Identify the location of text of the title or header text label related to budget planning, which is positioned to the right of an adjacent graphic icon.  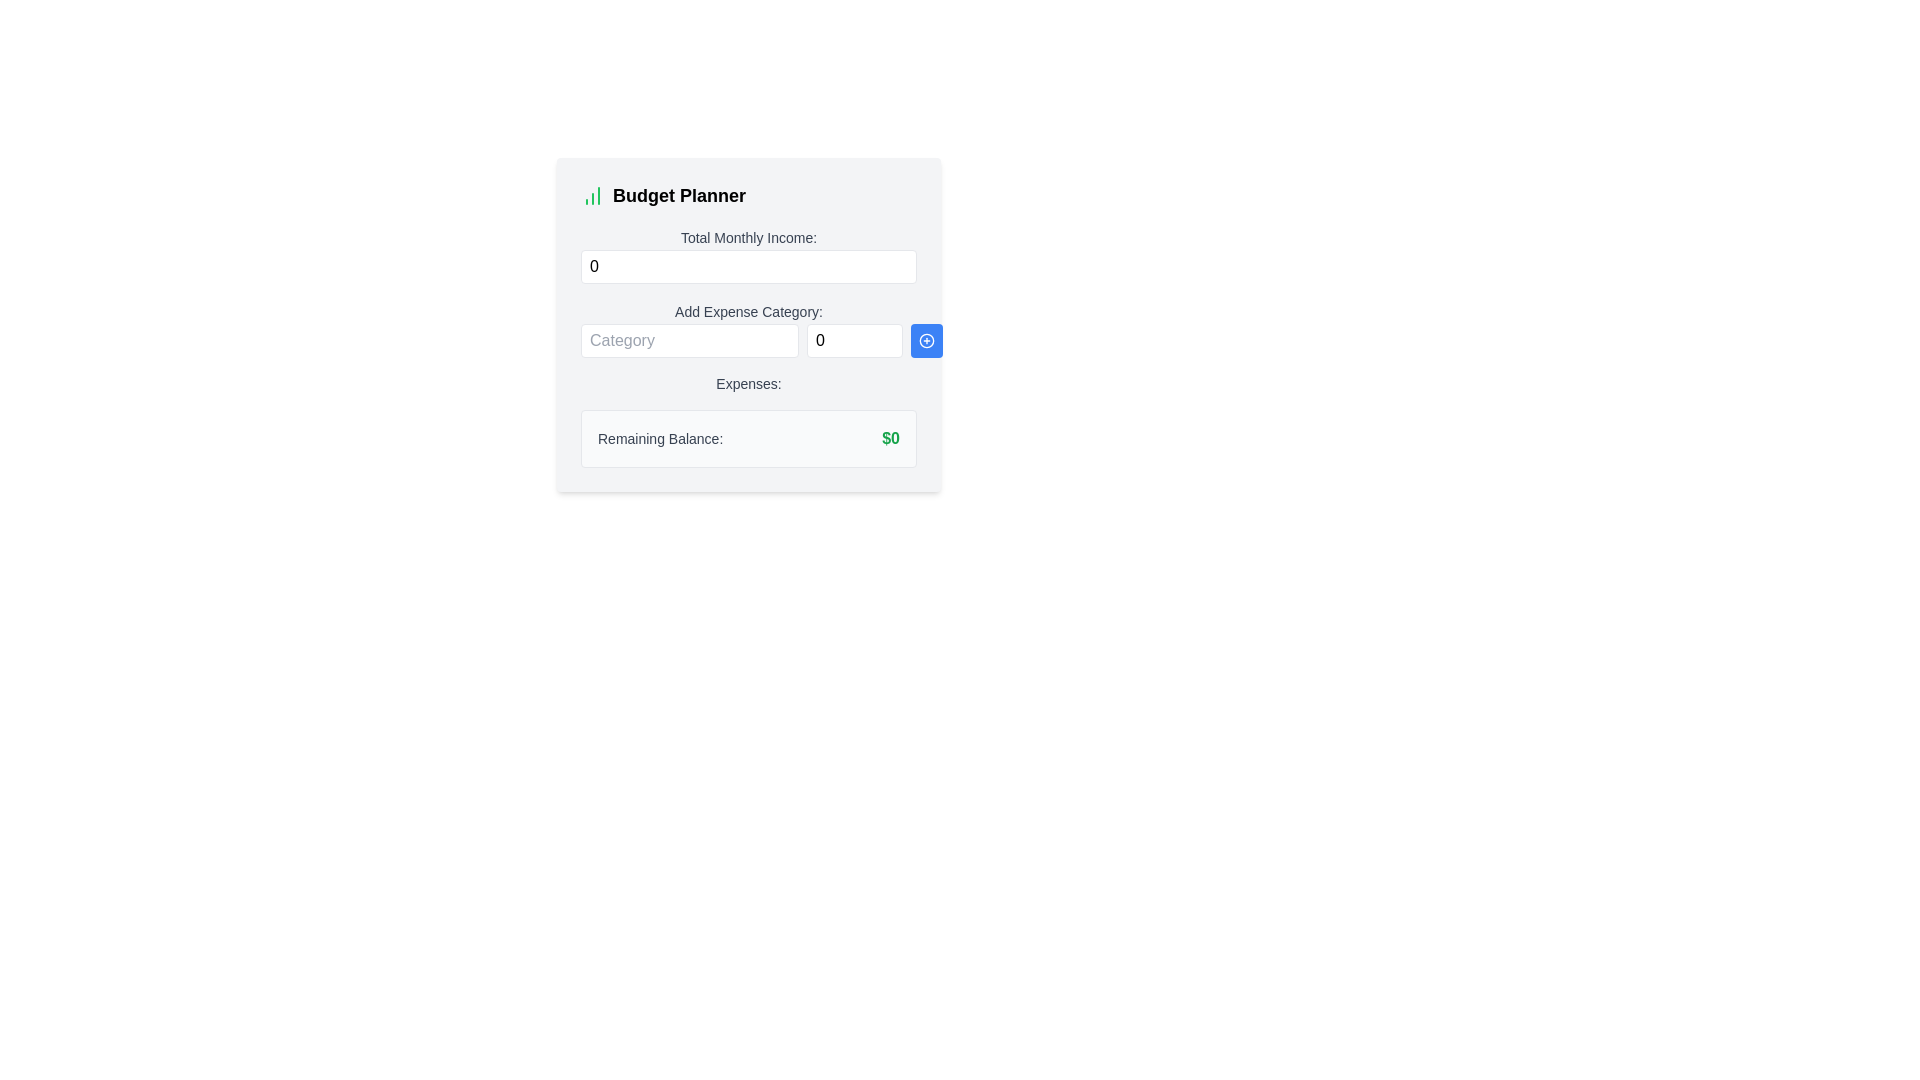
(679, 196).